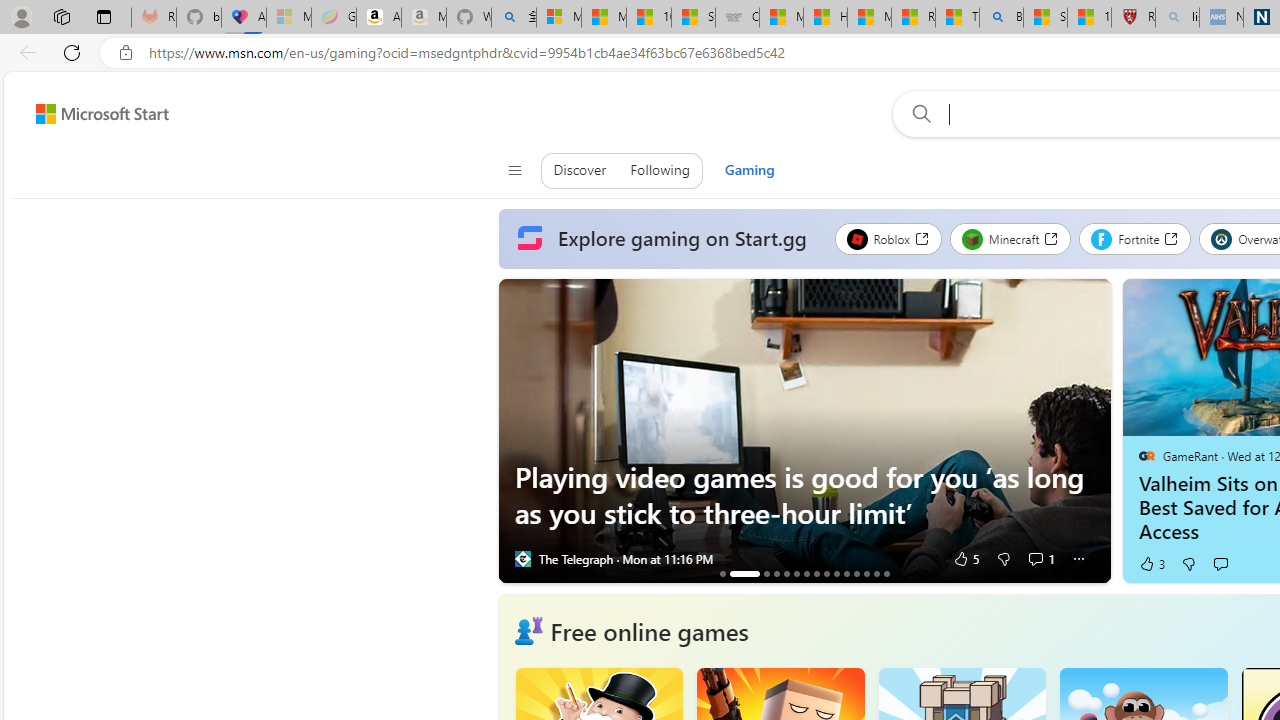 This screenshot has width=1280, height=720. What do you see at coordinates (242, 17) in the screenshot?
I see `'Asthma Inhalers: Names and Types'` at bounding box center [242, 17].